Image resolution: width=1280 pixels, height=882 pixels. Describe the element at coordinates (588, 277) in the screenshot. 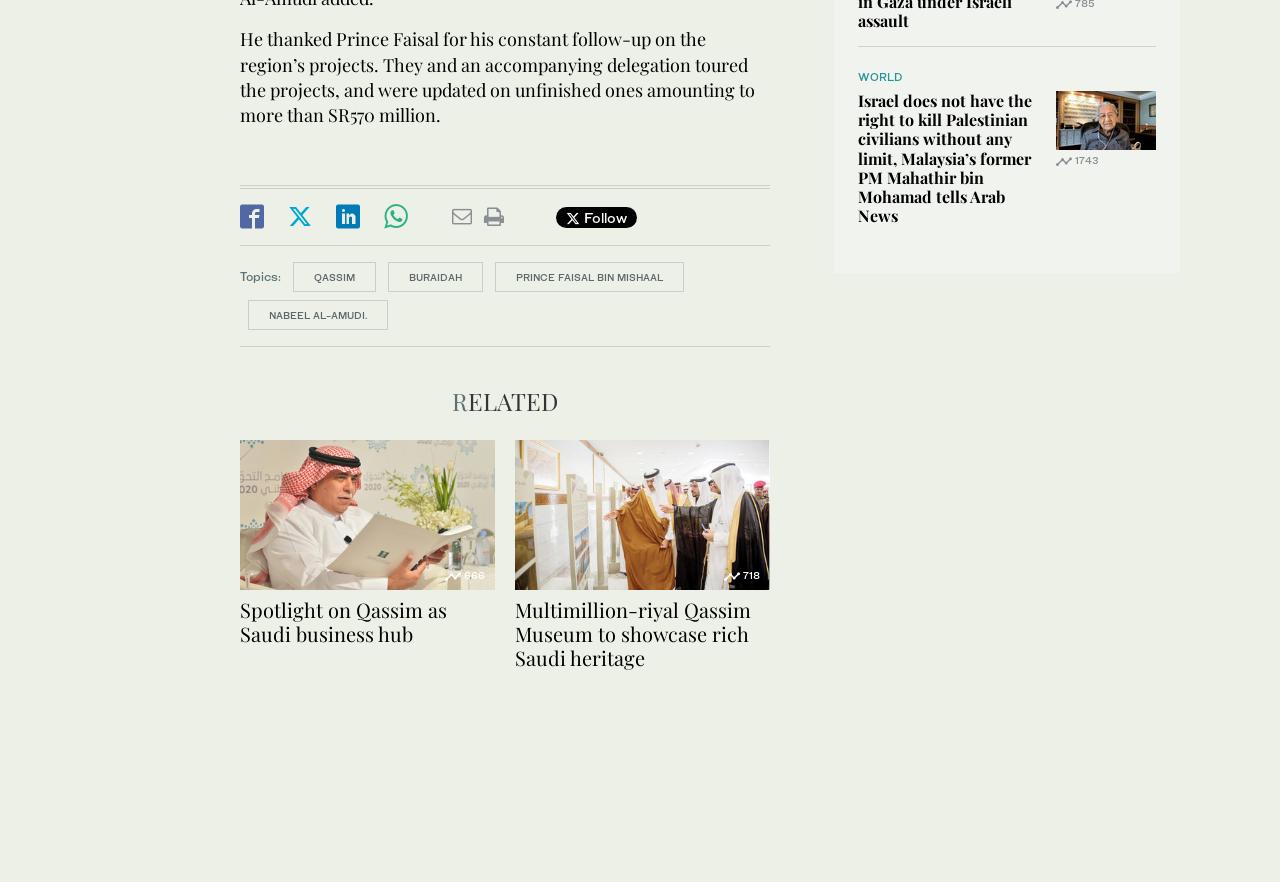

I see `'Prince Faisal bin Mishaal'` at that location.